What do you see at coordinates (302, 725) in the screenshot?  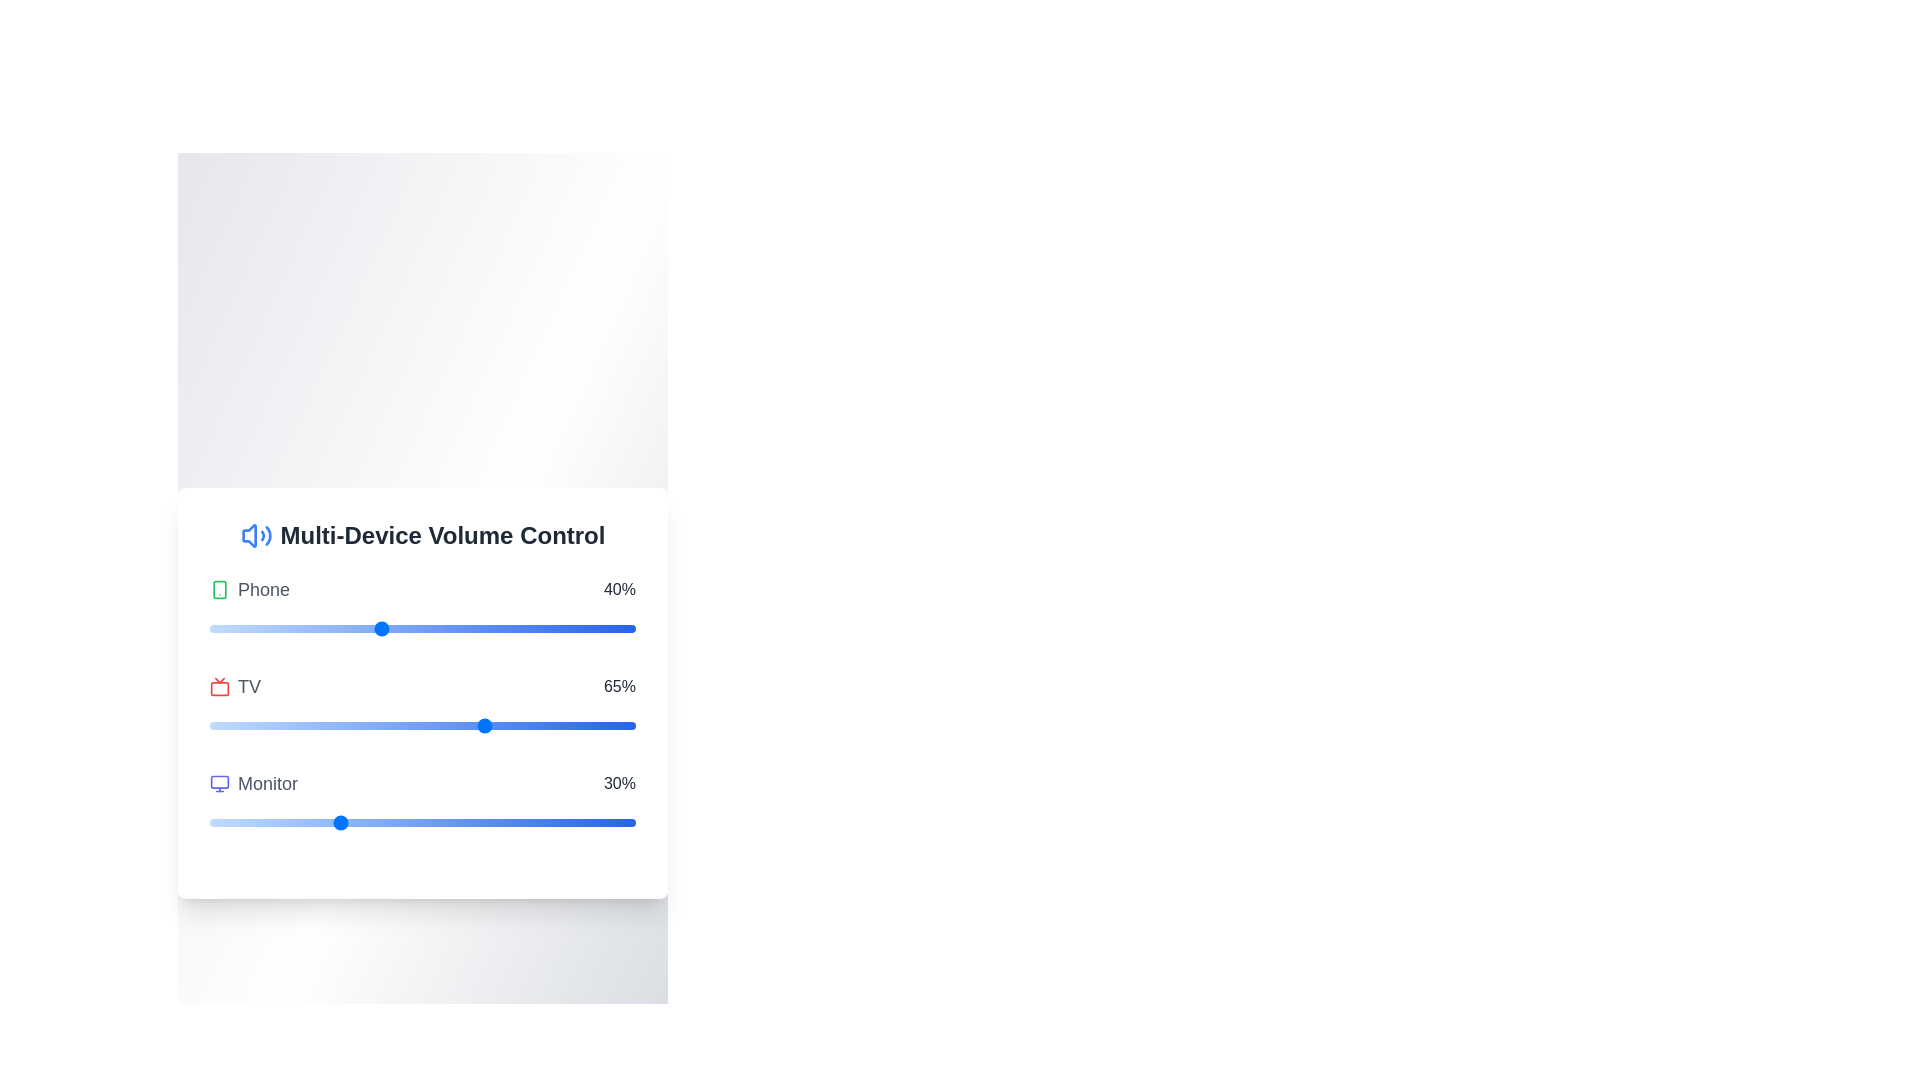 I see `TV volume` at bounding box center [302, 725].